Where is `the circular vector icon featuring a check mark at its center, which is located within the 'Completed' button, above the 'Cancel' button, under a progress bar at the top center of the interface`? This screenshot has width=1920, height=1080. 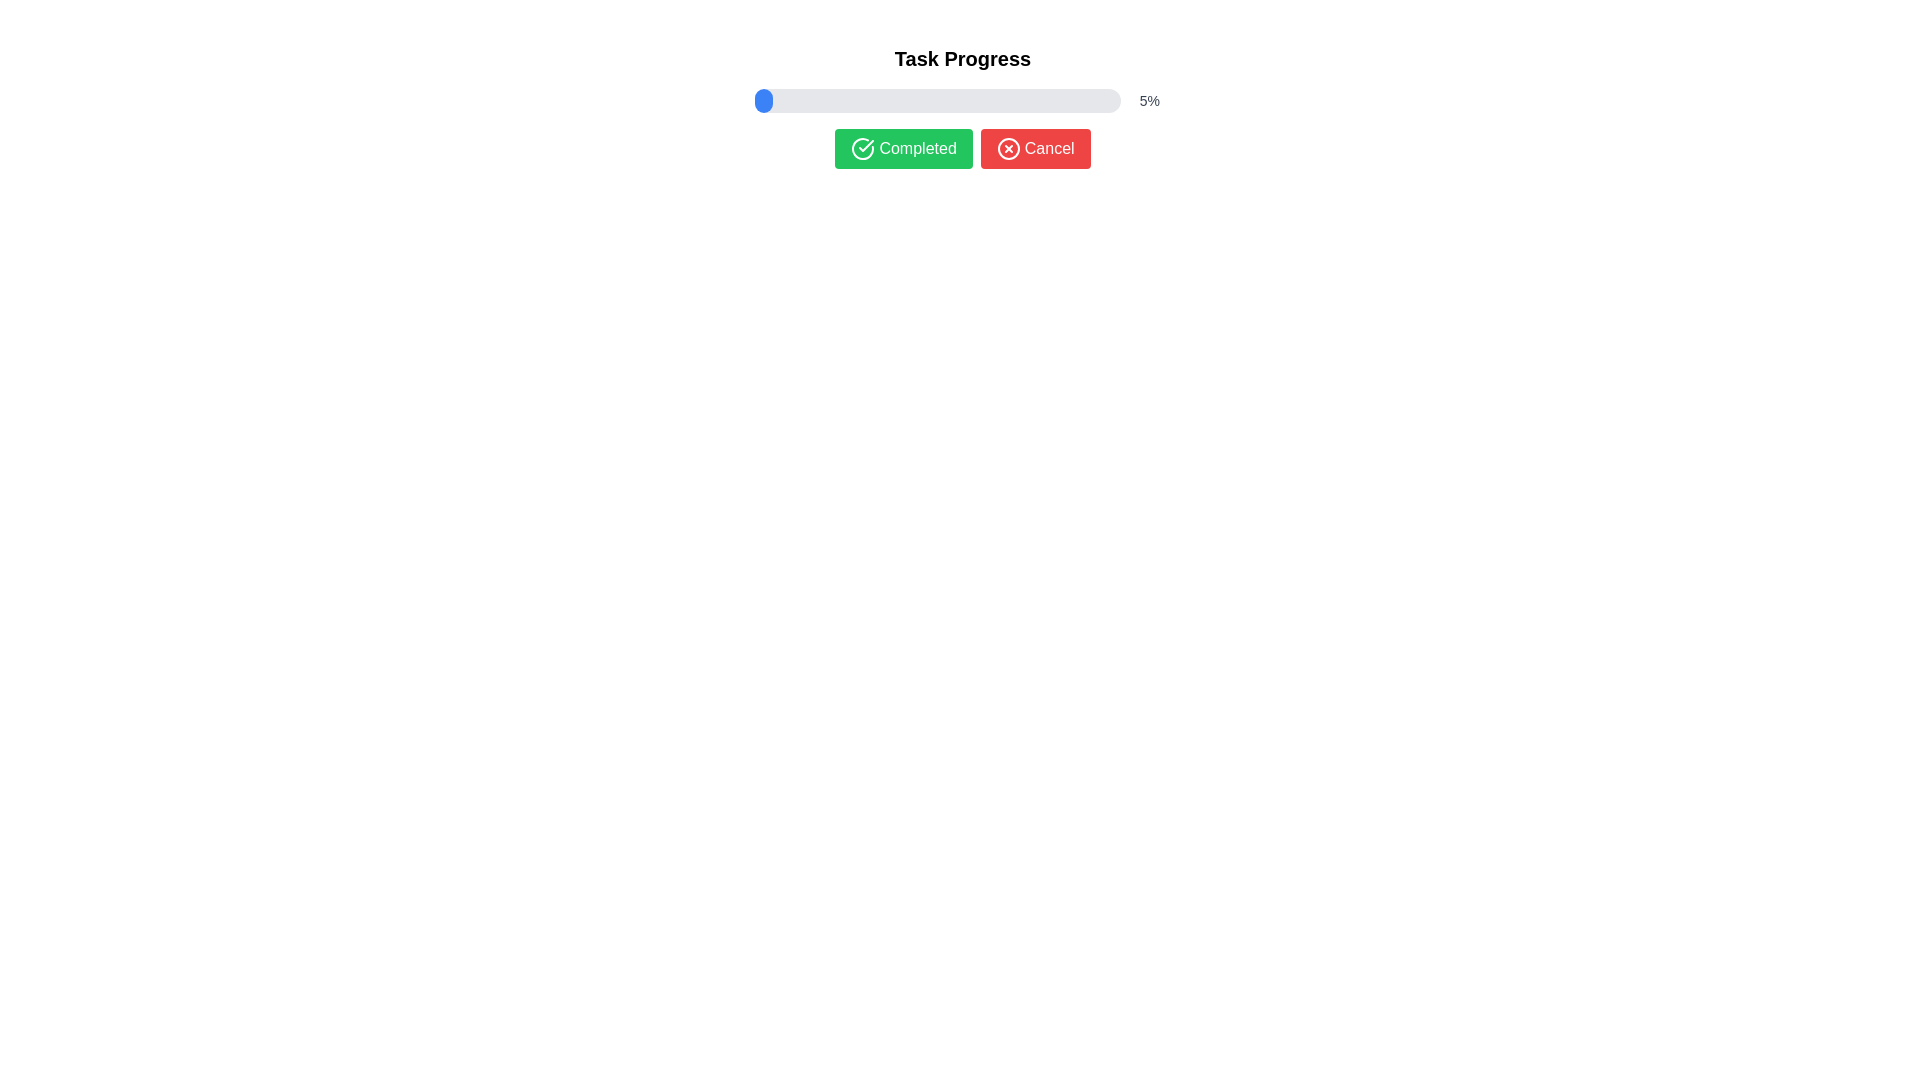
the circular vector icon featuring a check mark at its center, which is located within the 'Completed' button, above the 'Cancel' button, under a progress bar at the top center of the interface is located at coordinates (863, 148).